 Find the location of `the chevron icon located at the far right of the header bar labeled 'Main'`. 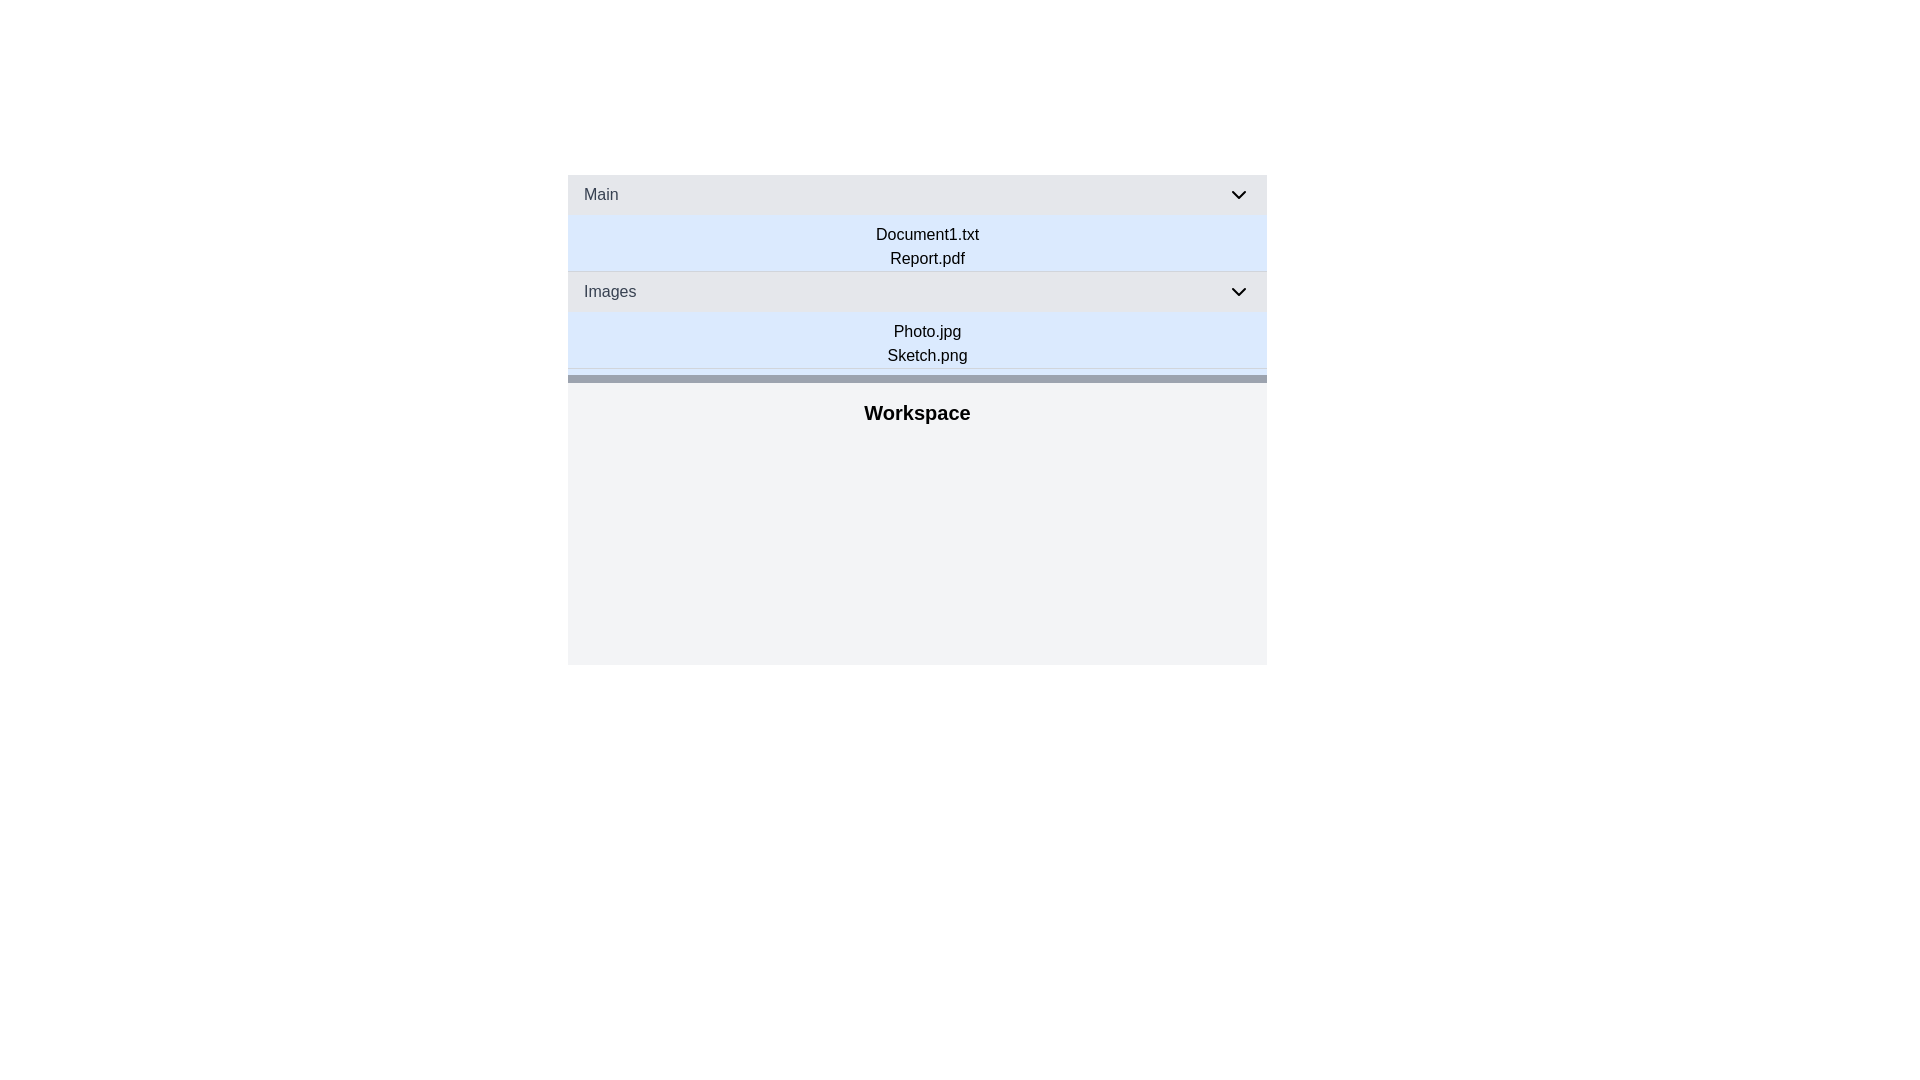

the chevron icon located at the far right of the header bar labeled 'Main' is located at coordinates (1237, 195).